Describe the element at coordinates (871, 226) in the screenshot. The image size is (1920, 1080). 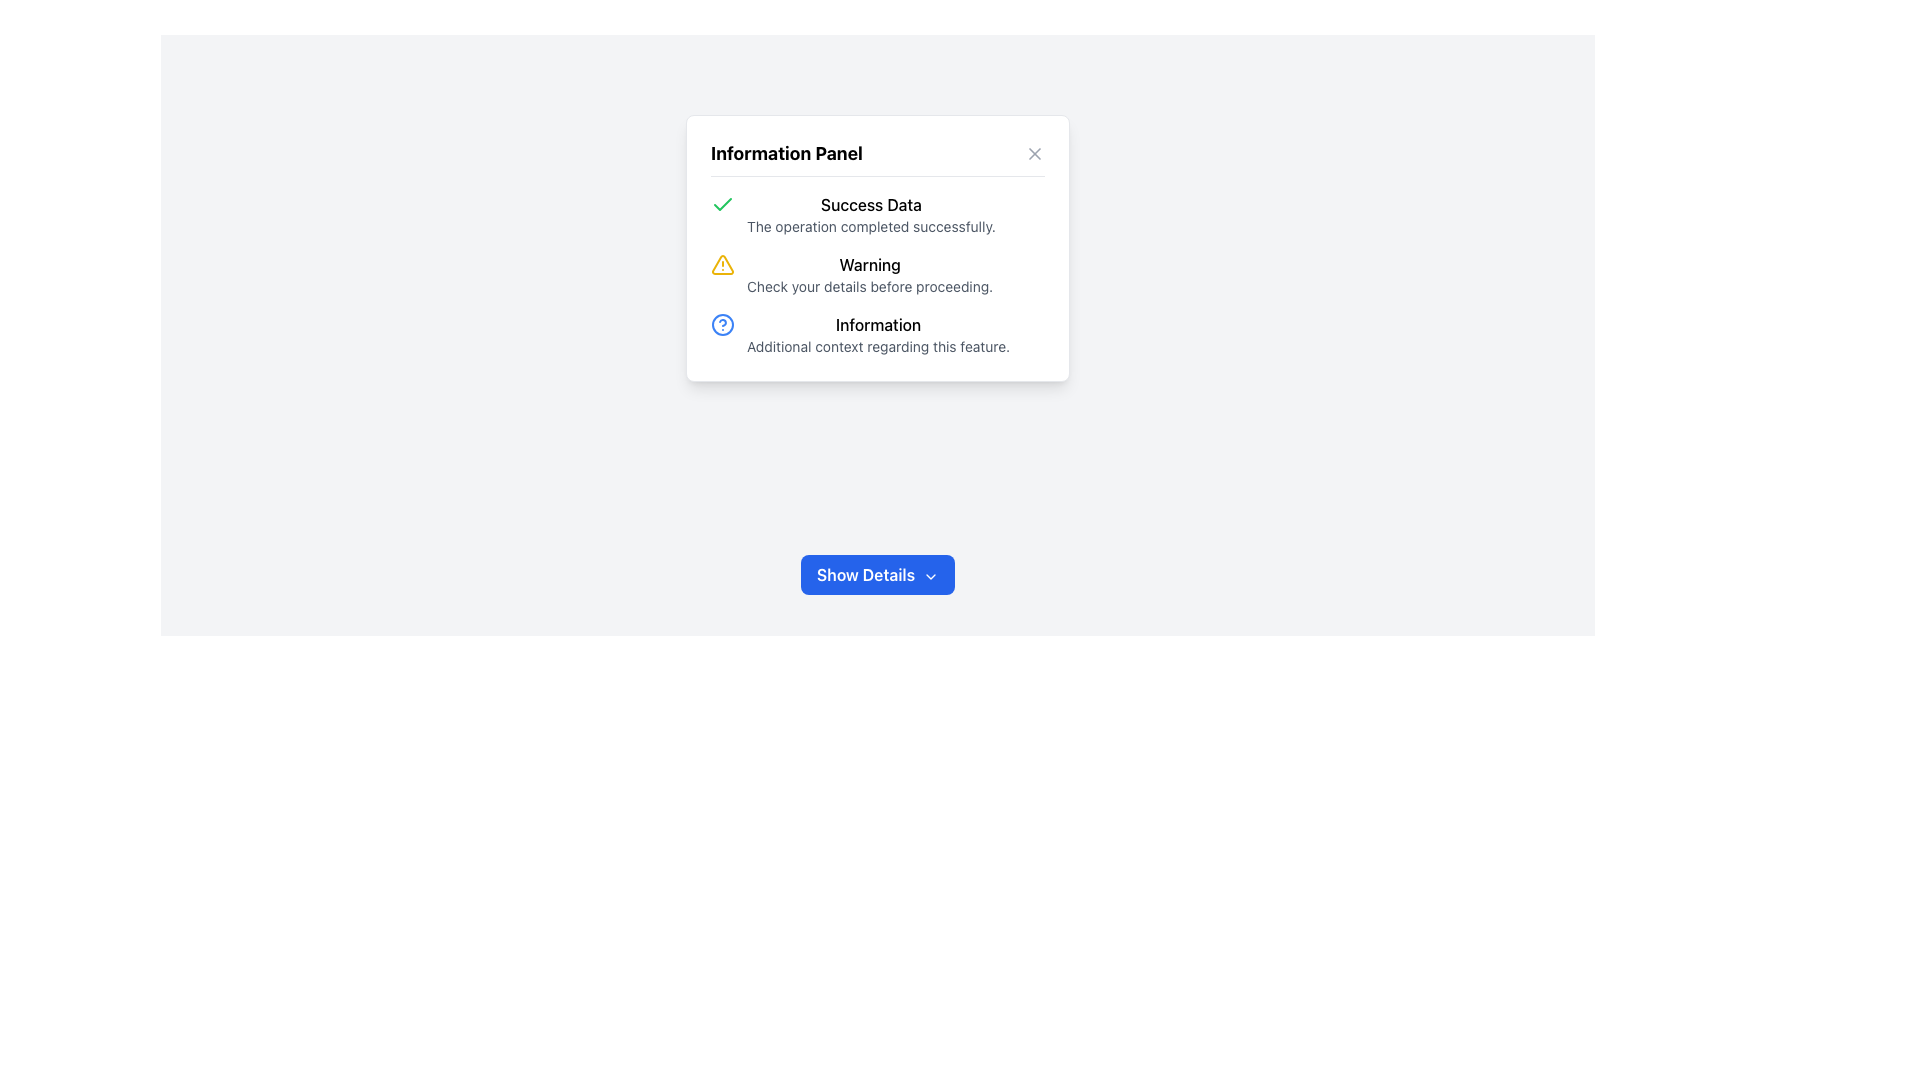
I see `the informational message text indicating successful completion of an operation, located beneath 'Success Data' in the 'Information Panel'` at that location.